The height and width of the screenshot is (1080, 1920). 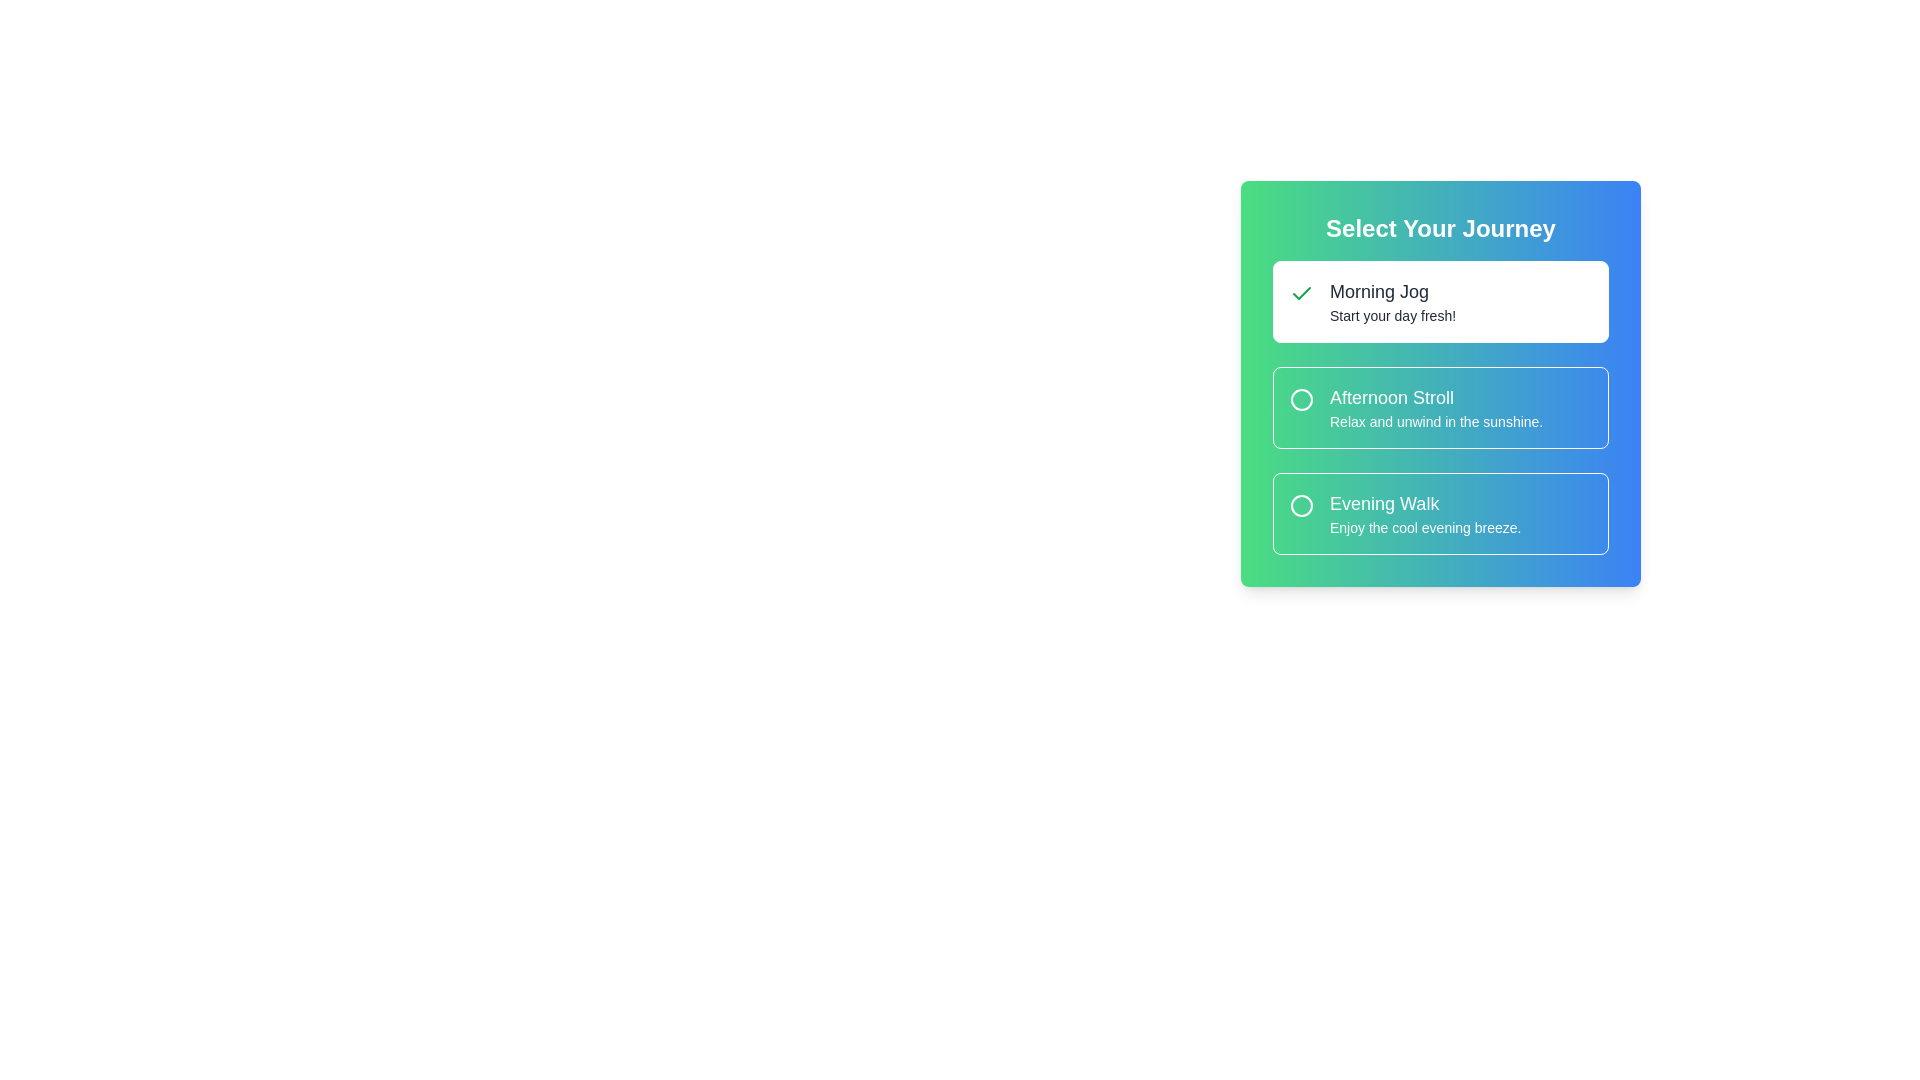 What do you see at coordinates (1440, 301) in the screenshot?
I see `the first interactive list option titled 'Morning Jog'` at bounding box center [1440, 301].